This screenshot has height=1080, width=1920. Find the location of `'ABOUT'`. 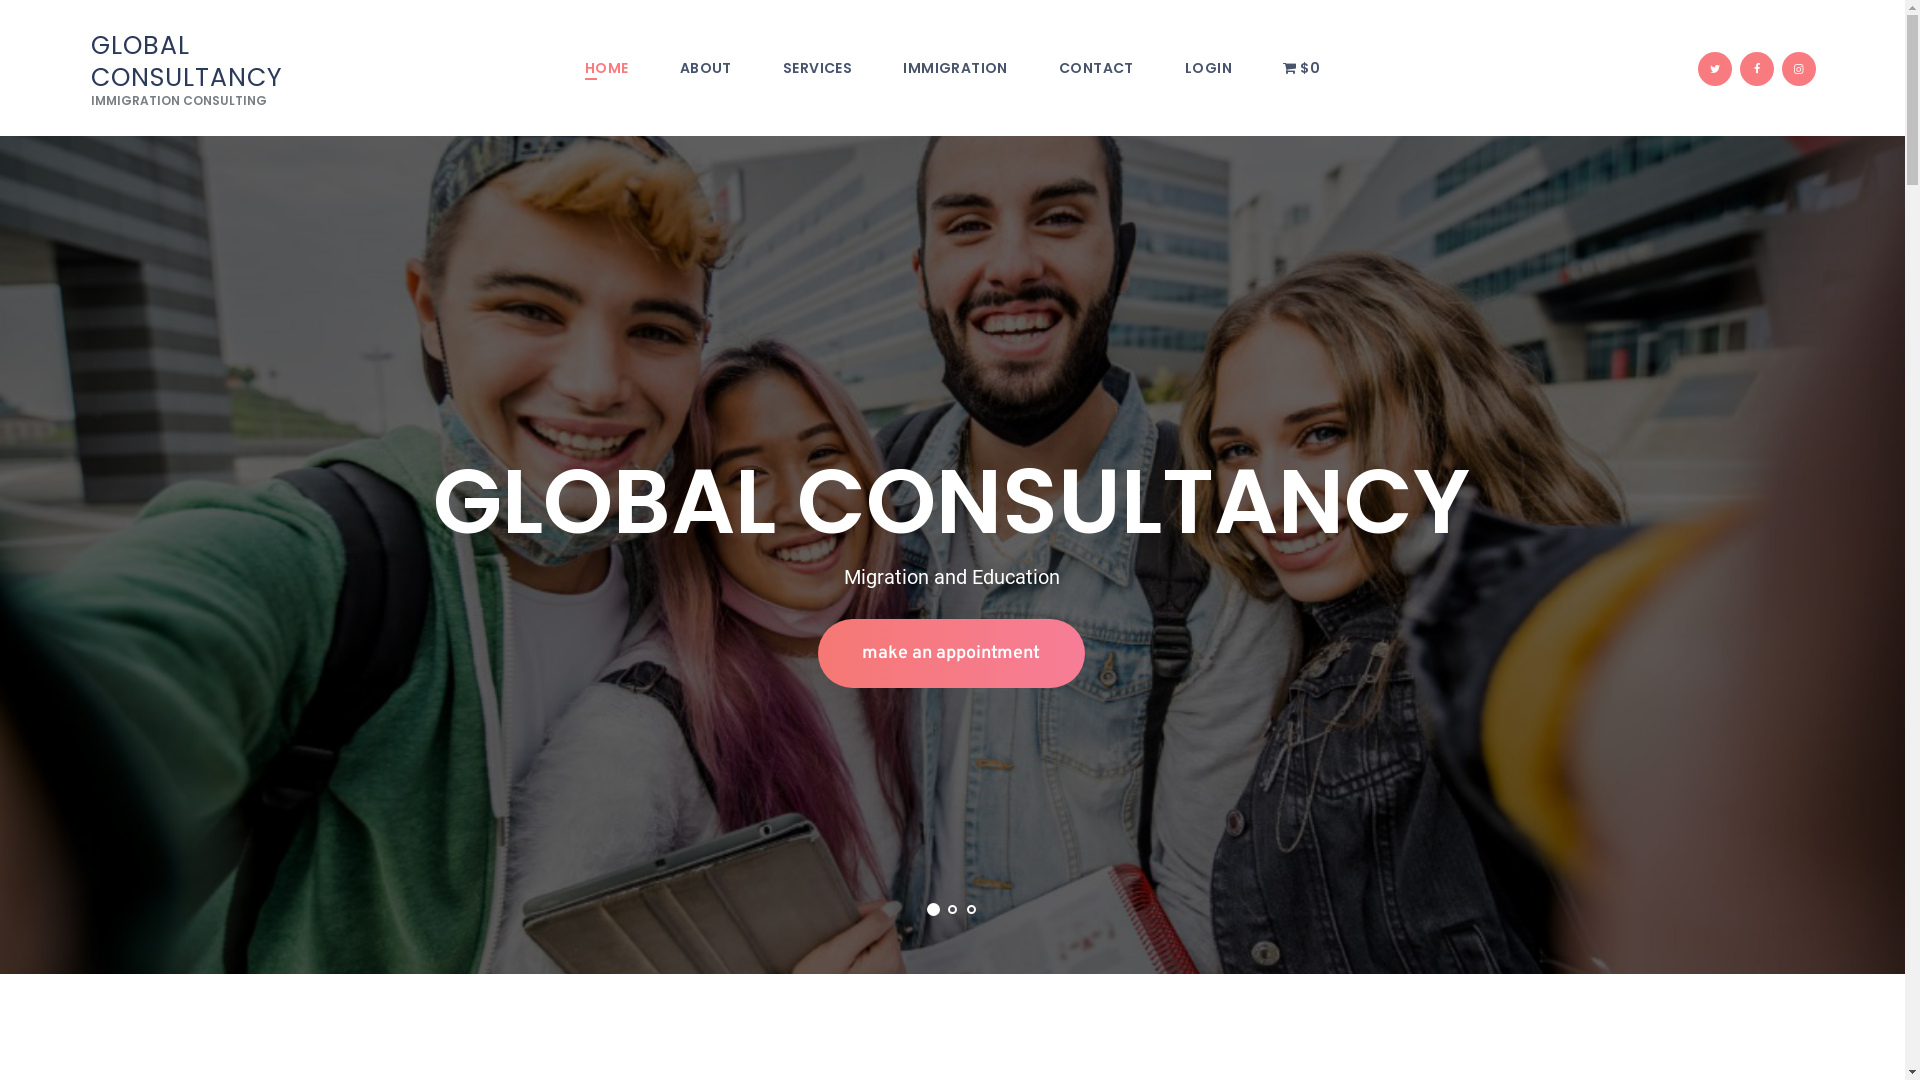

'ABOUT' is located at coordinates (705, 68).